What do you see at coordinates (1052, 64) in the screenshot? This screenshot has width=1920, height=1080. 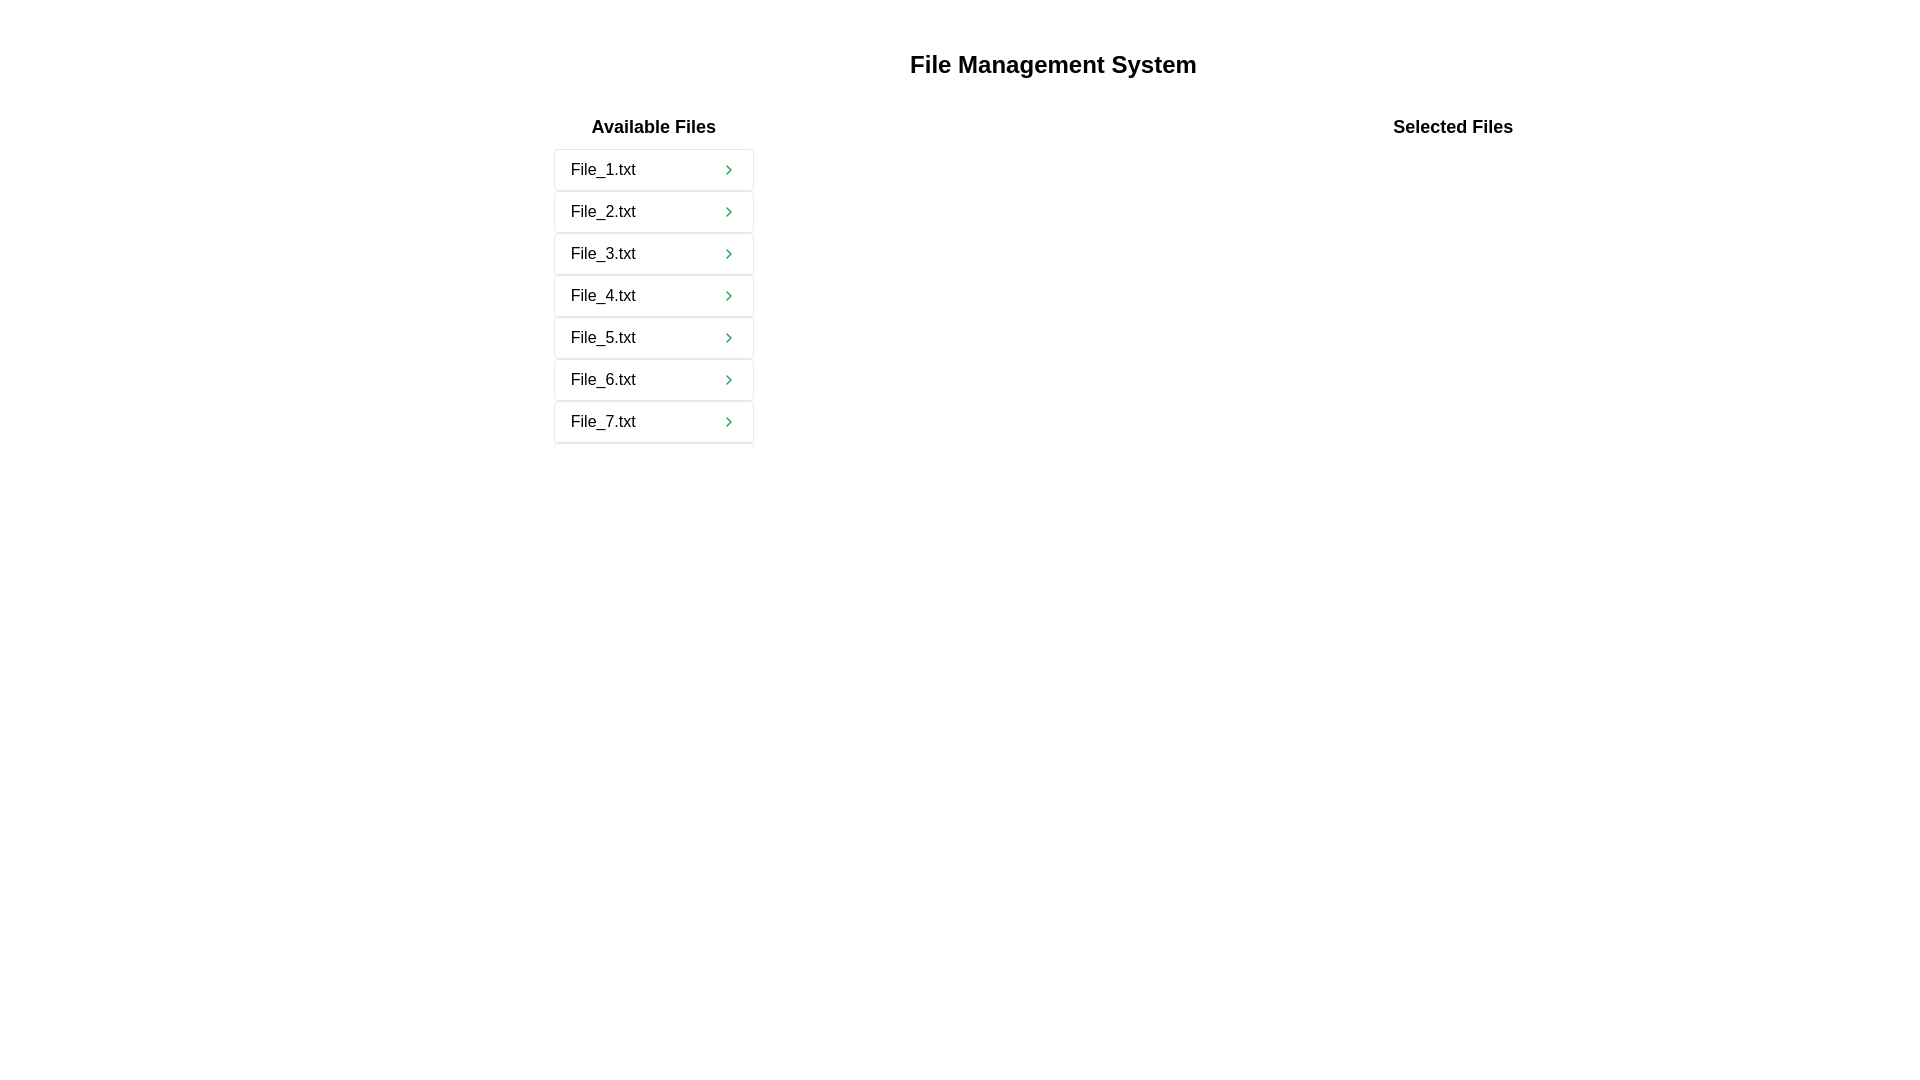 I see `displayed text from the header text label located at the topmost area of the file management system section` at bounding box center [1052, 64].